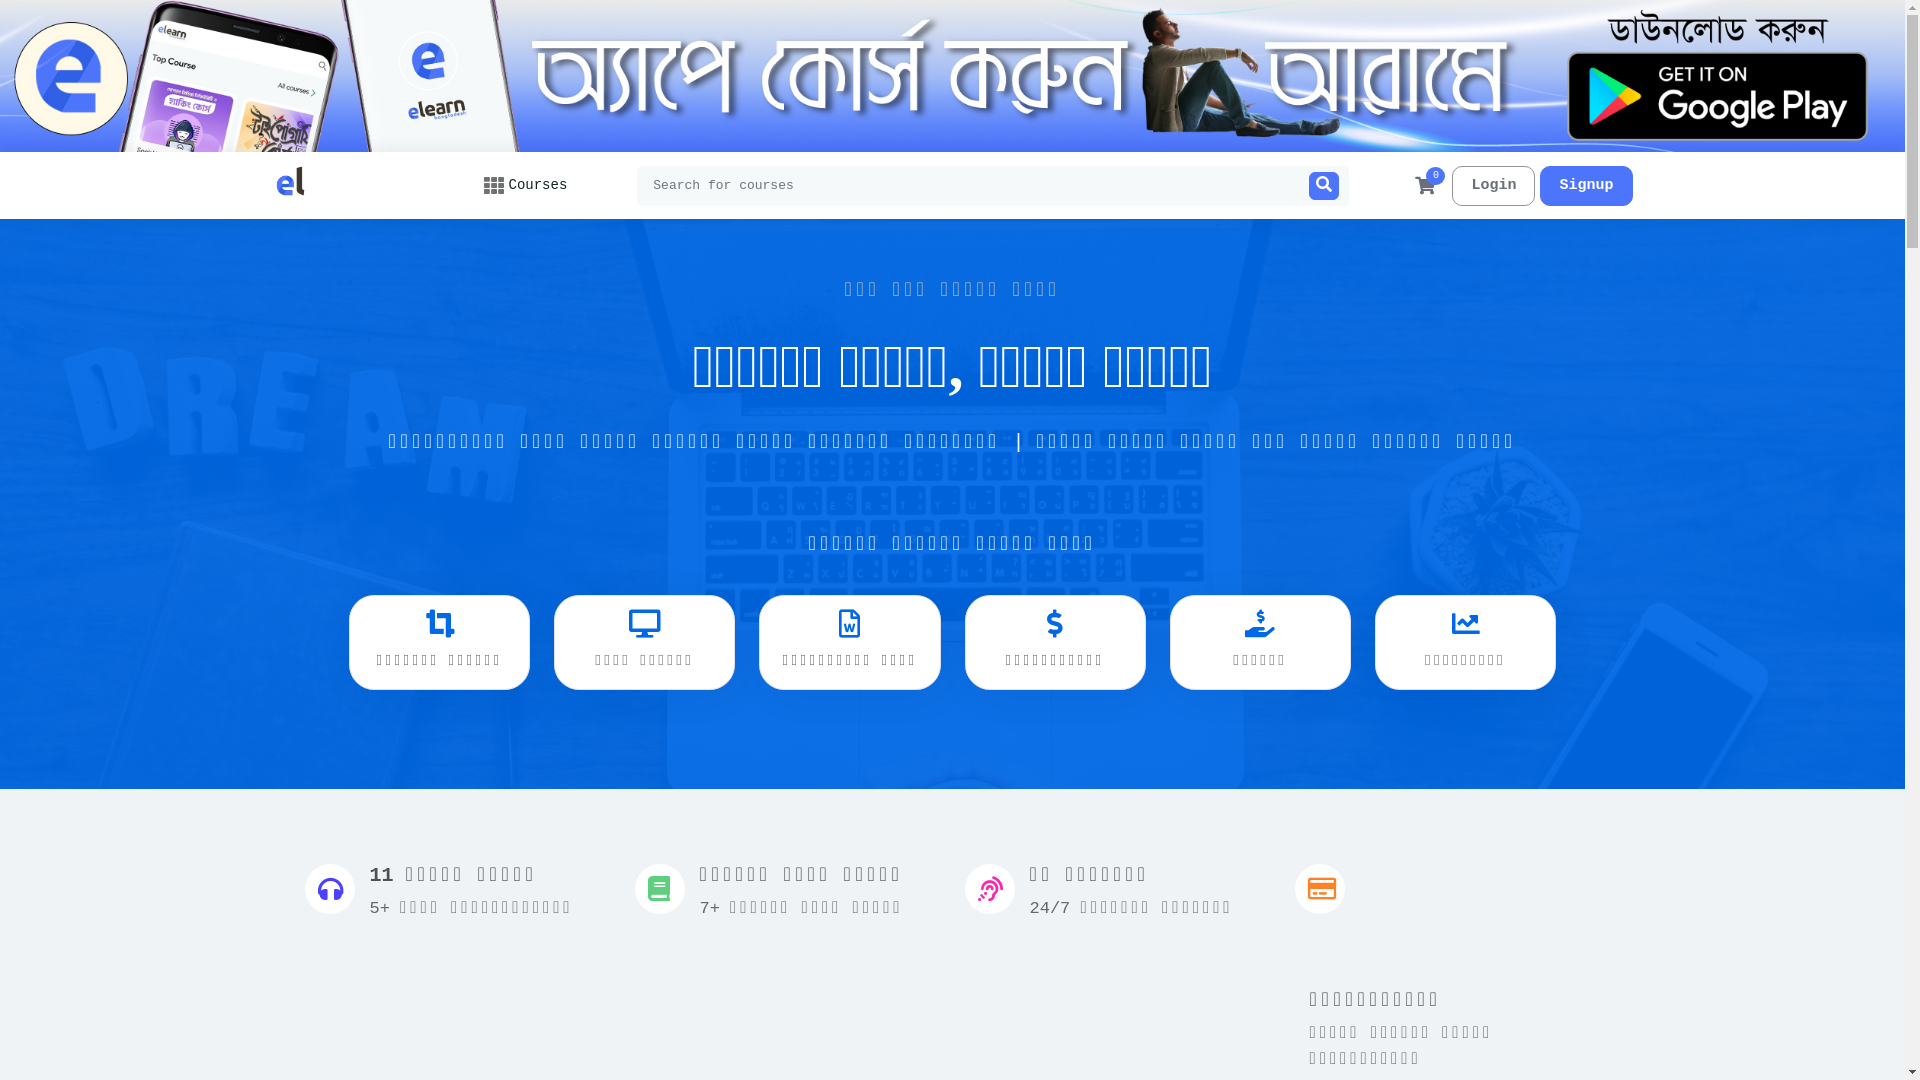 The image size is (1920, 1080). Describe the element at coordinates (1584, 185) in the screenshot. I see `'Signup'` at that location.